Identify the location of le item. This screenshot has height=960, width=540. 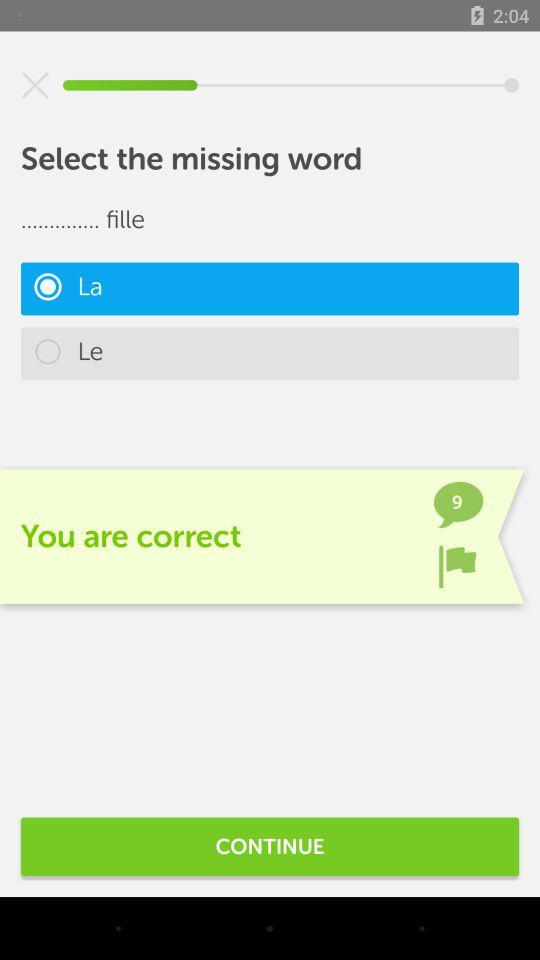
(270, 353).